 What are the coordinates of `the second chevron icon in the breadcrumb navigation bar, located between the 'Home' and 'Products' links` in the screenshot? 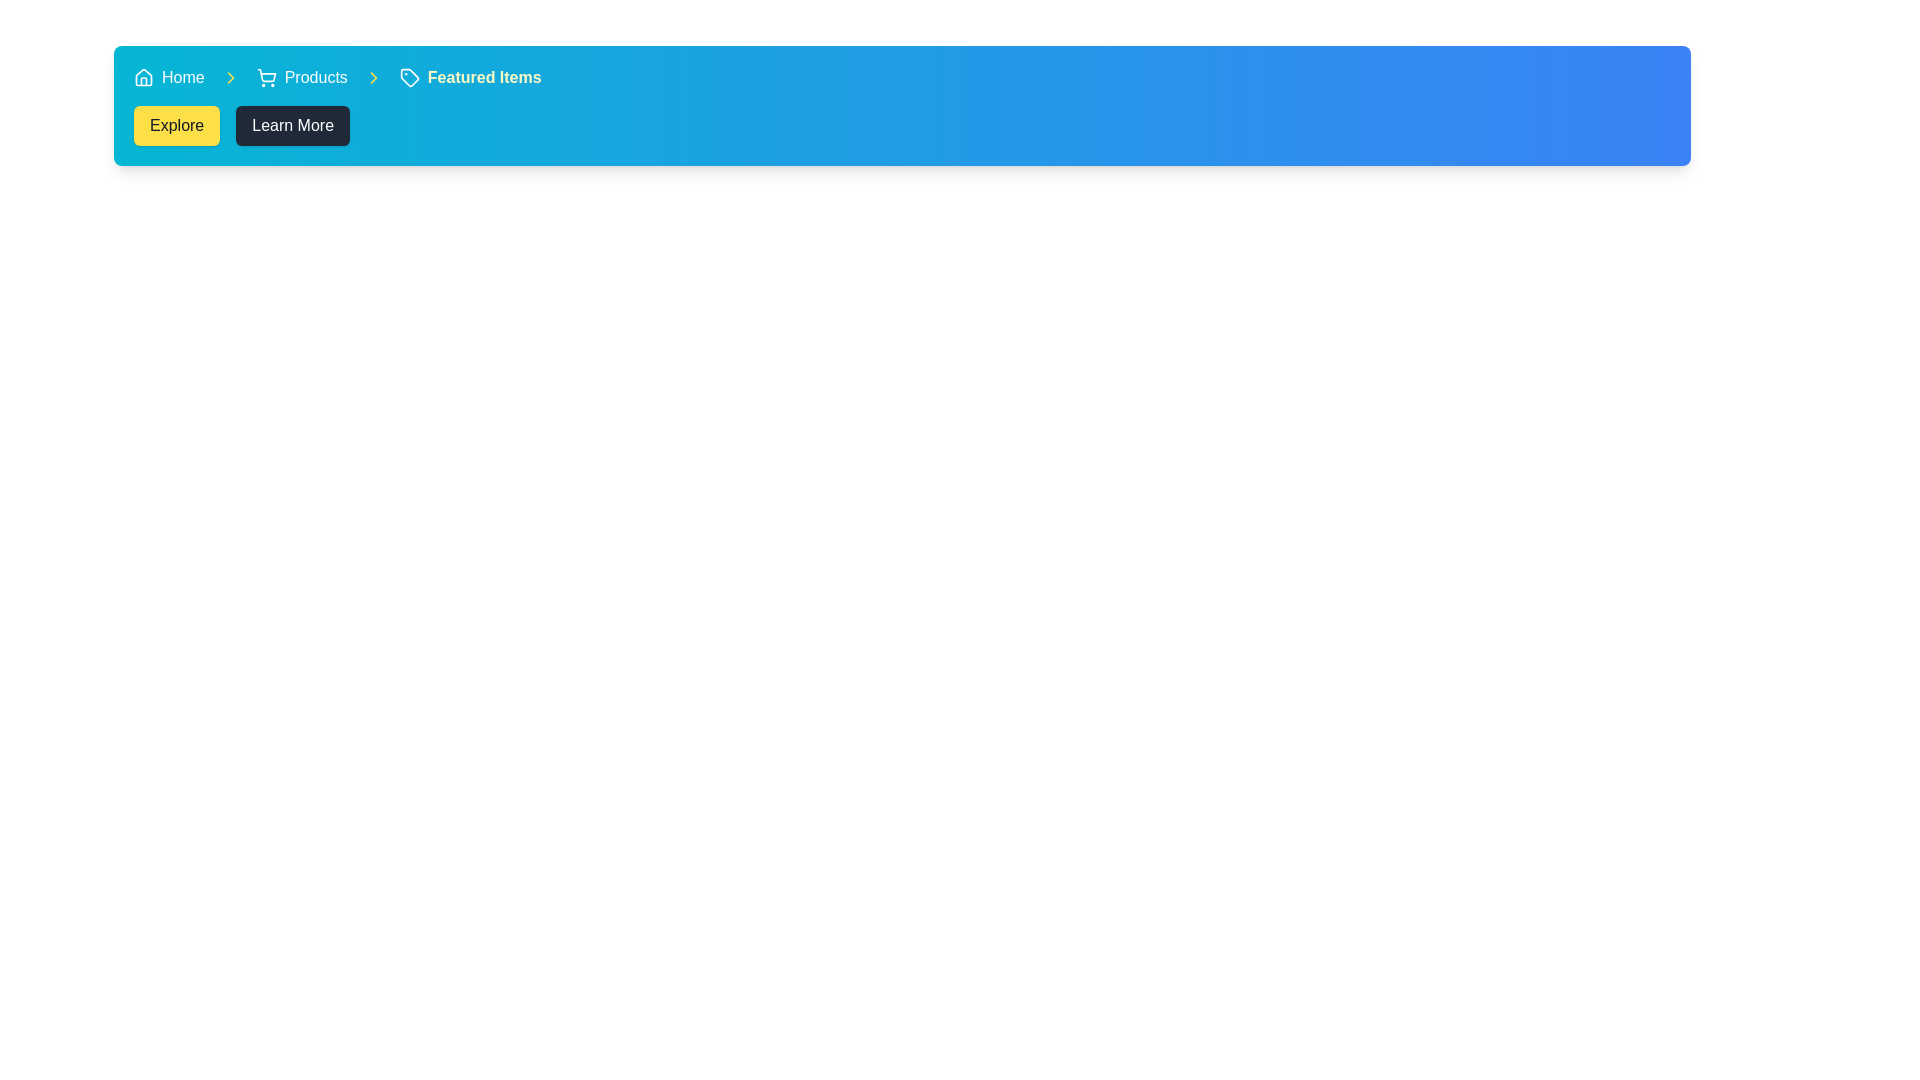 It's located at (230, 76).